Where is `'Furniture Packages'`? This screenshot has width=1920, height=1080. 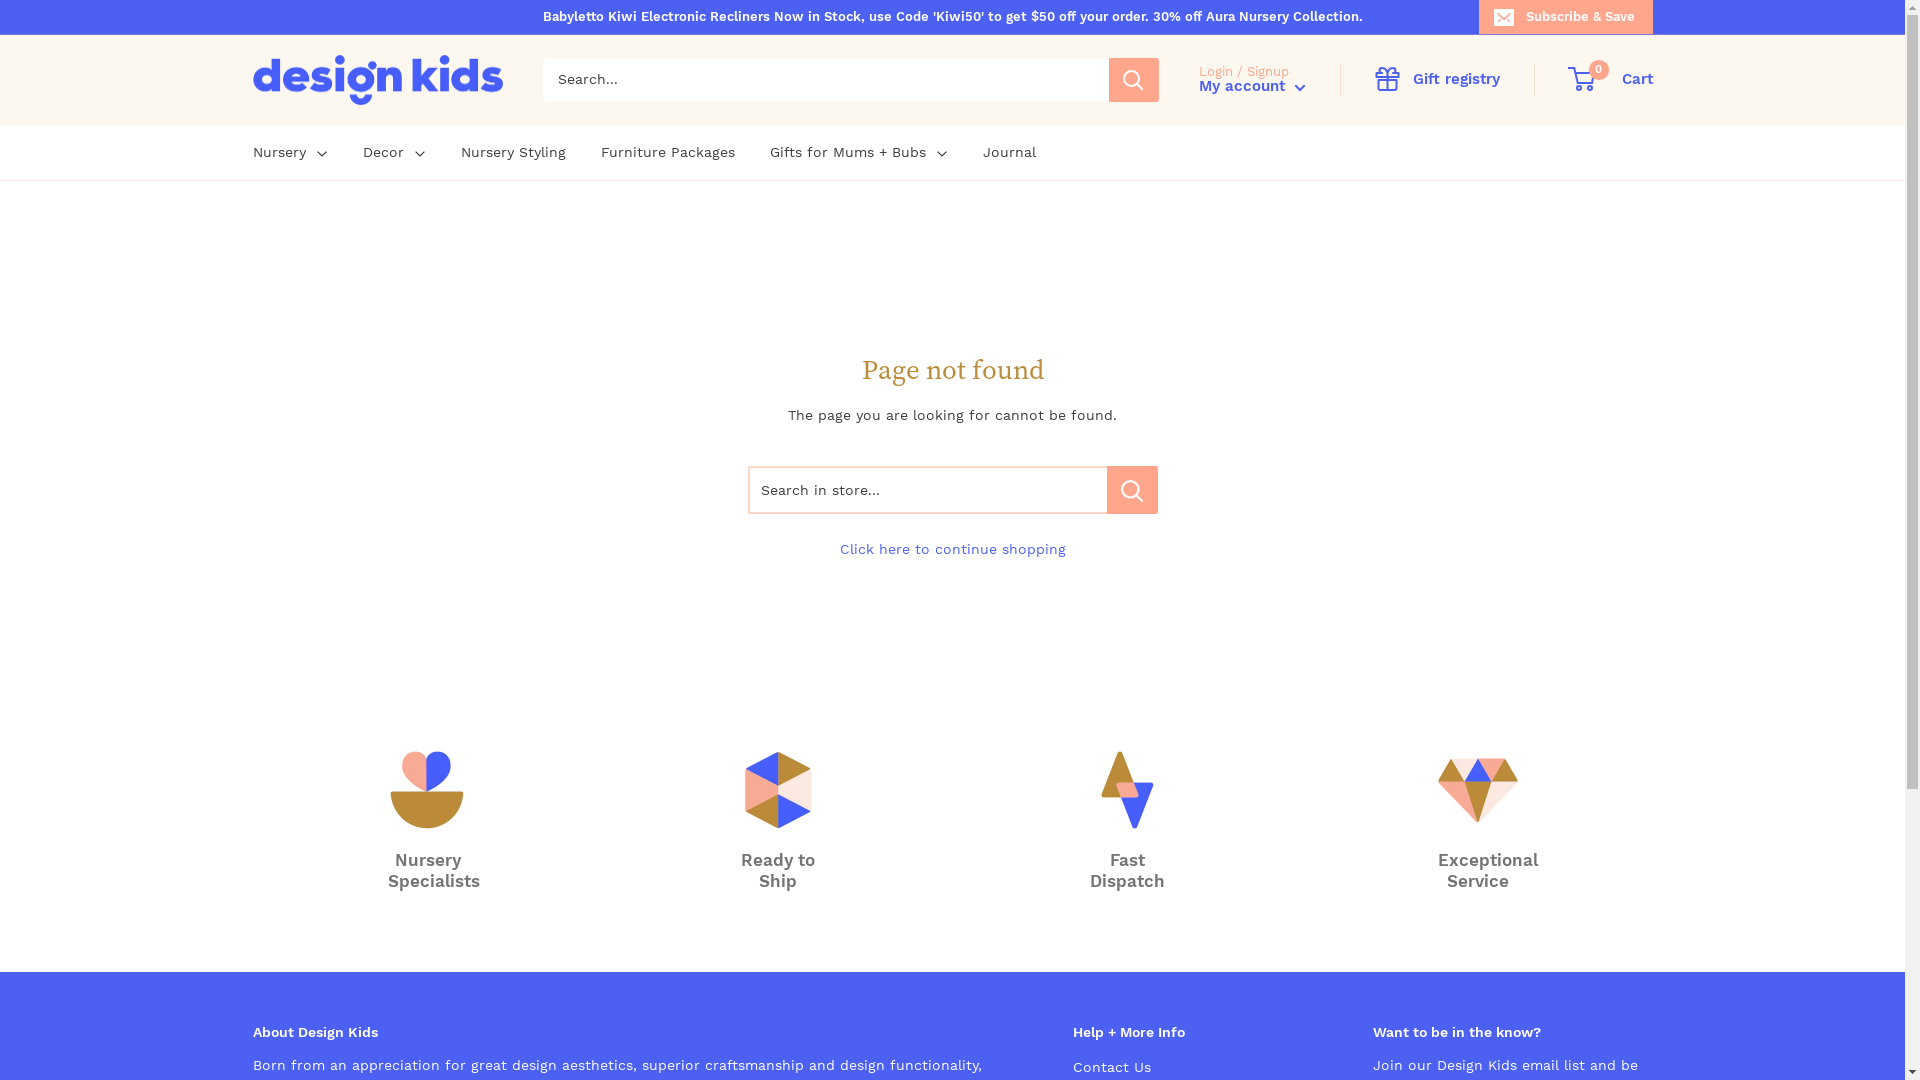
'Furniture Packages' is located at coordinates (667, 151).